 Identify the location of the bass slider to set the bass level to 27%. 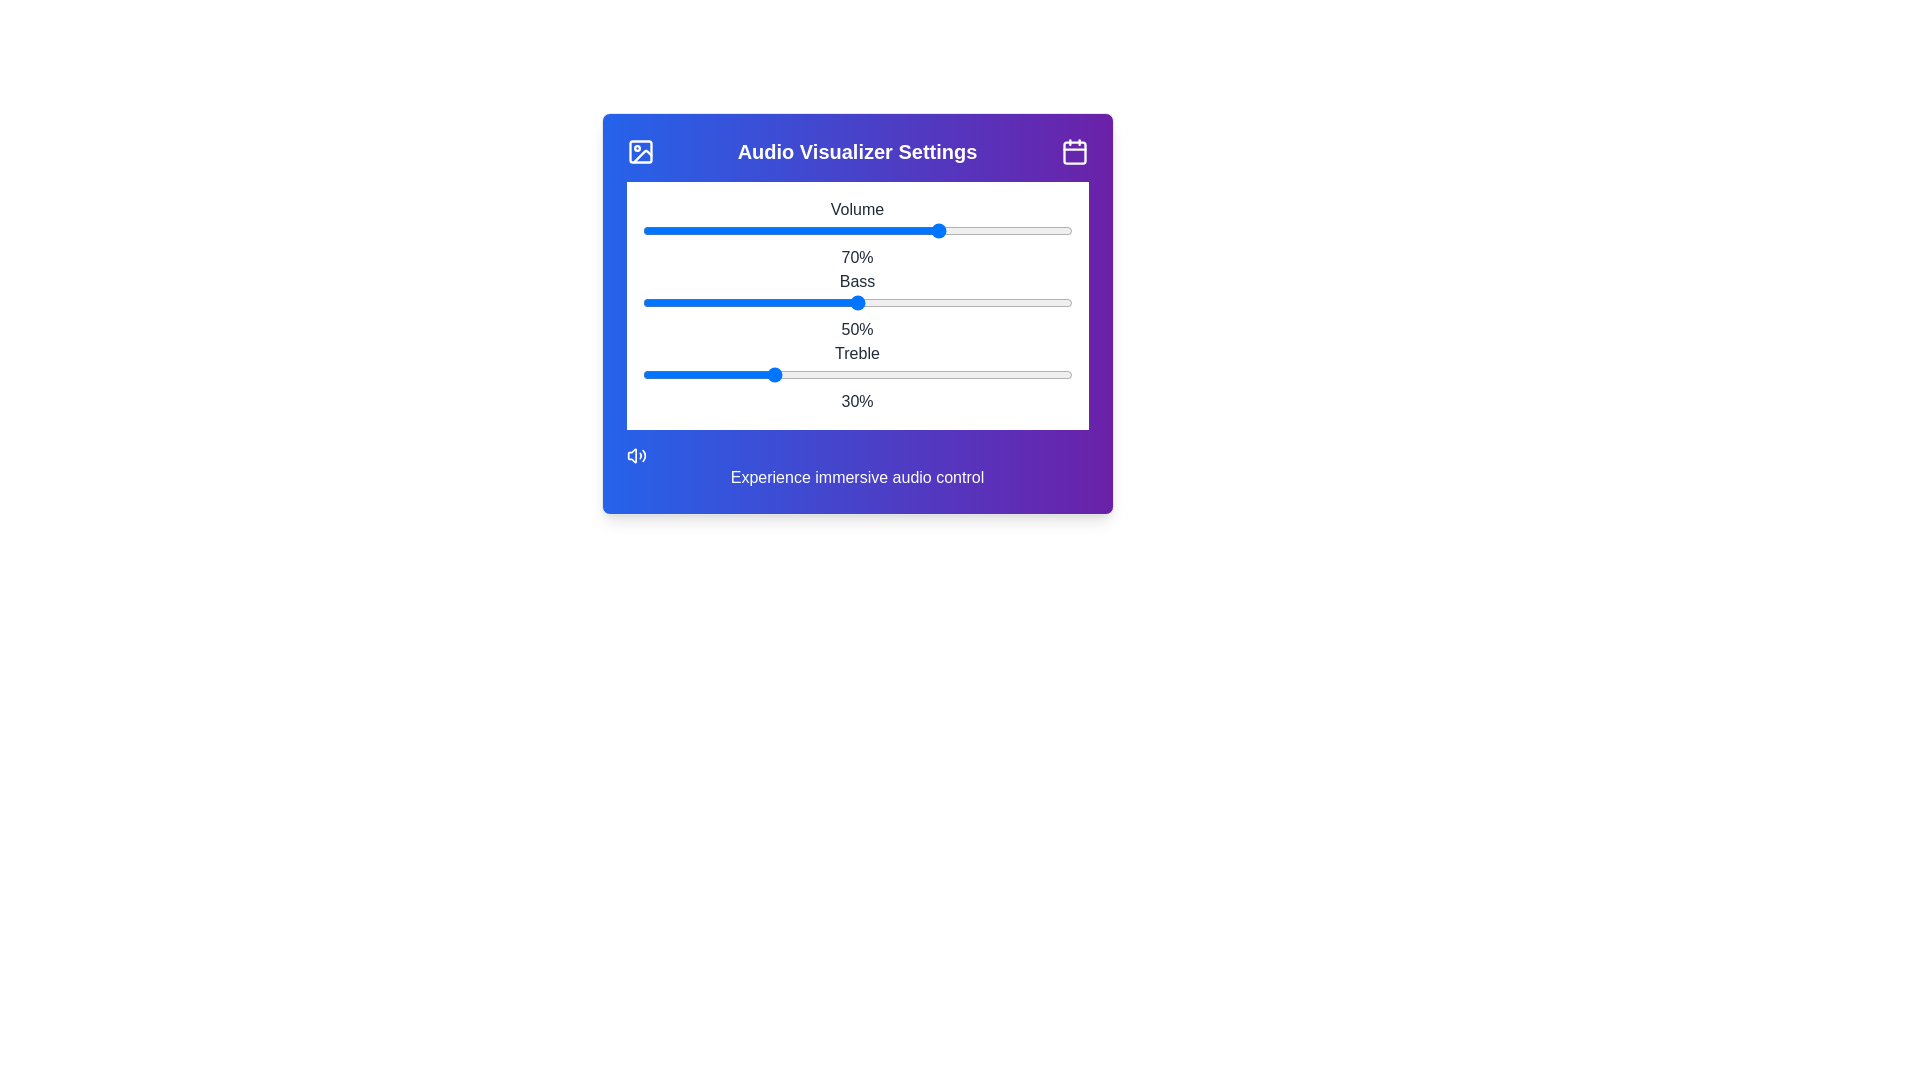
(757, 303).